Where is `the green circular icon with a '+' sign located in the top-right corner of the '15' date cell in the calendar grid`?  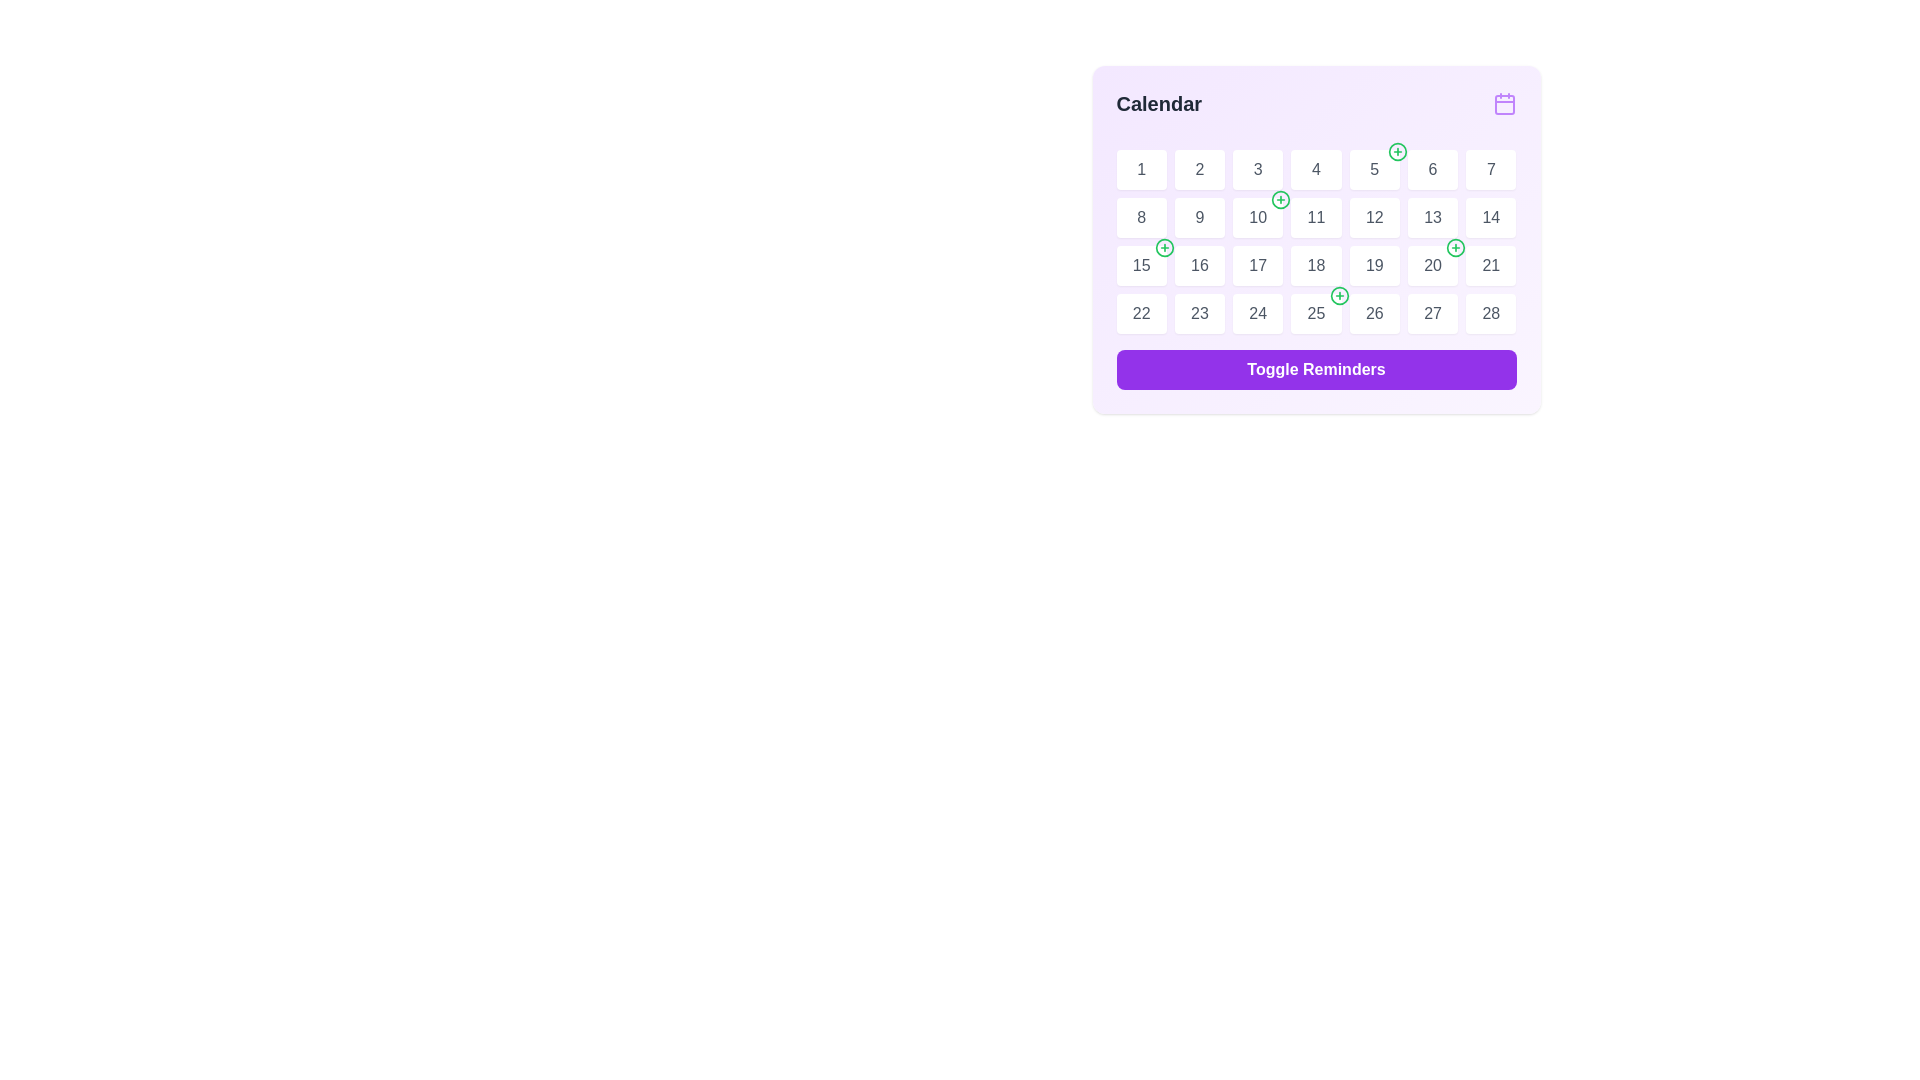 the green circular icon with a '+' sign located in the top-right corner of the '15' date cell in the calendar grid is located at coordinates (1164, 246).